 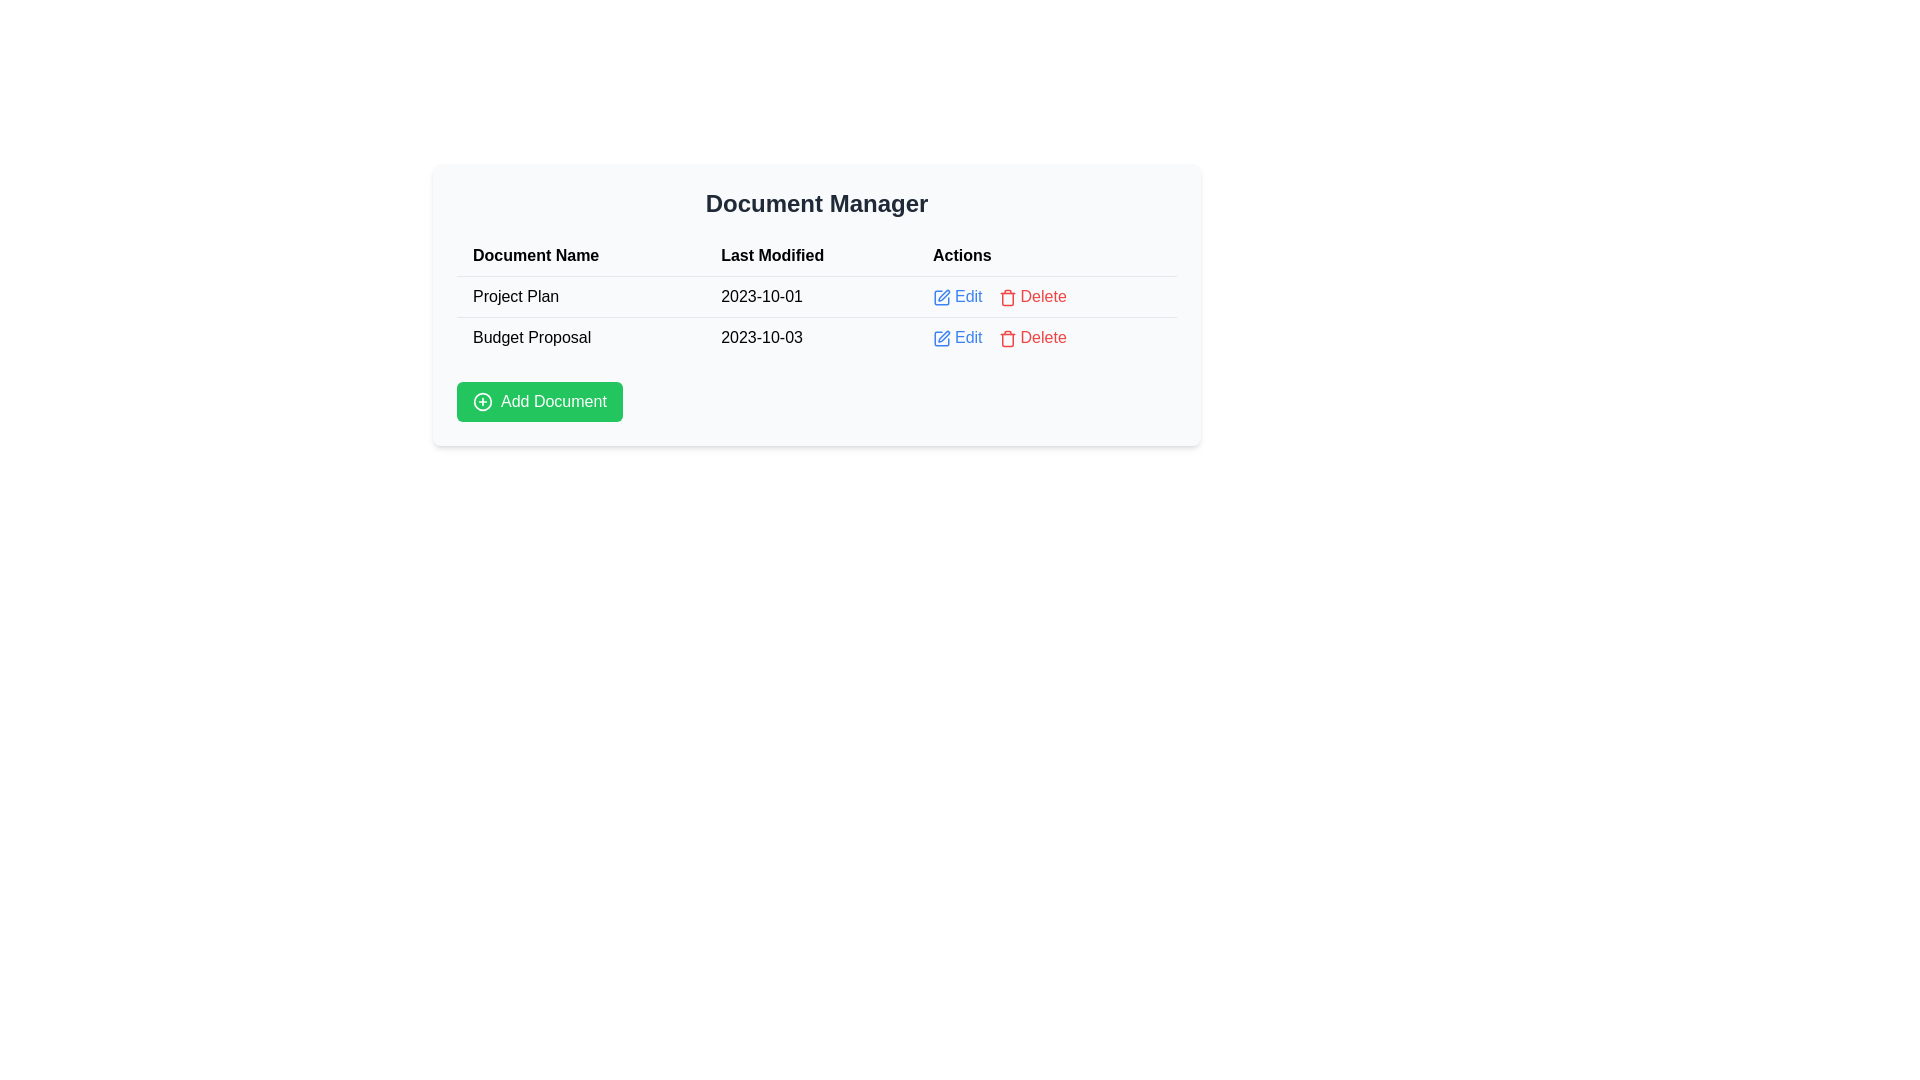 What do you see at coordinates (956, 337) in the screenshot?
I see `the Link button located in the 'Actions' column of the table` at bounding box center [956, 337].